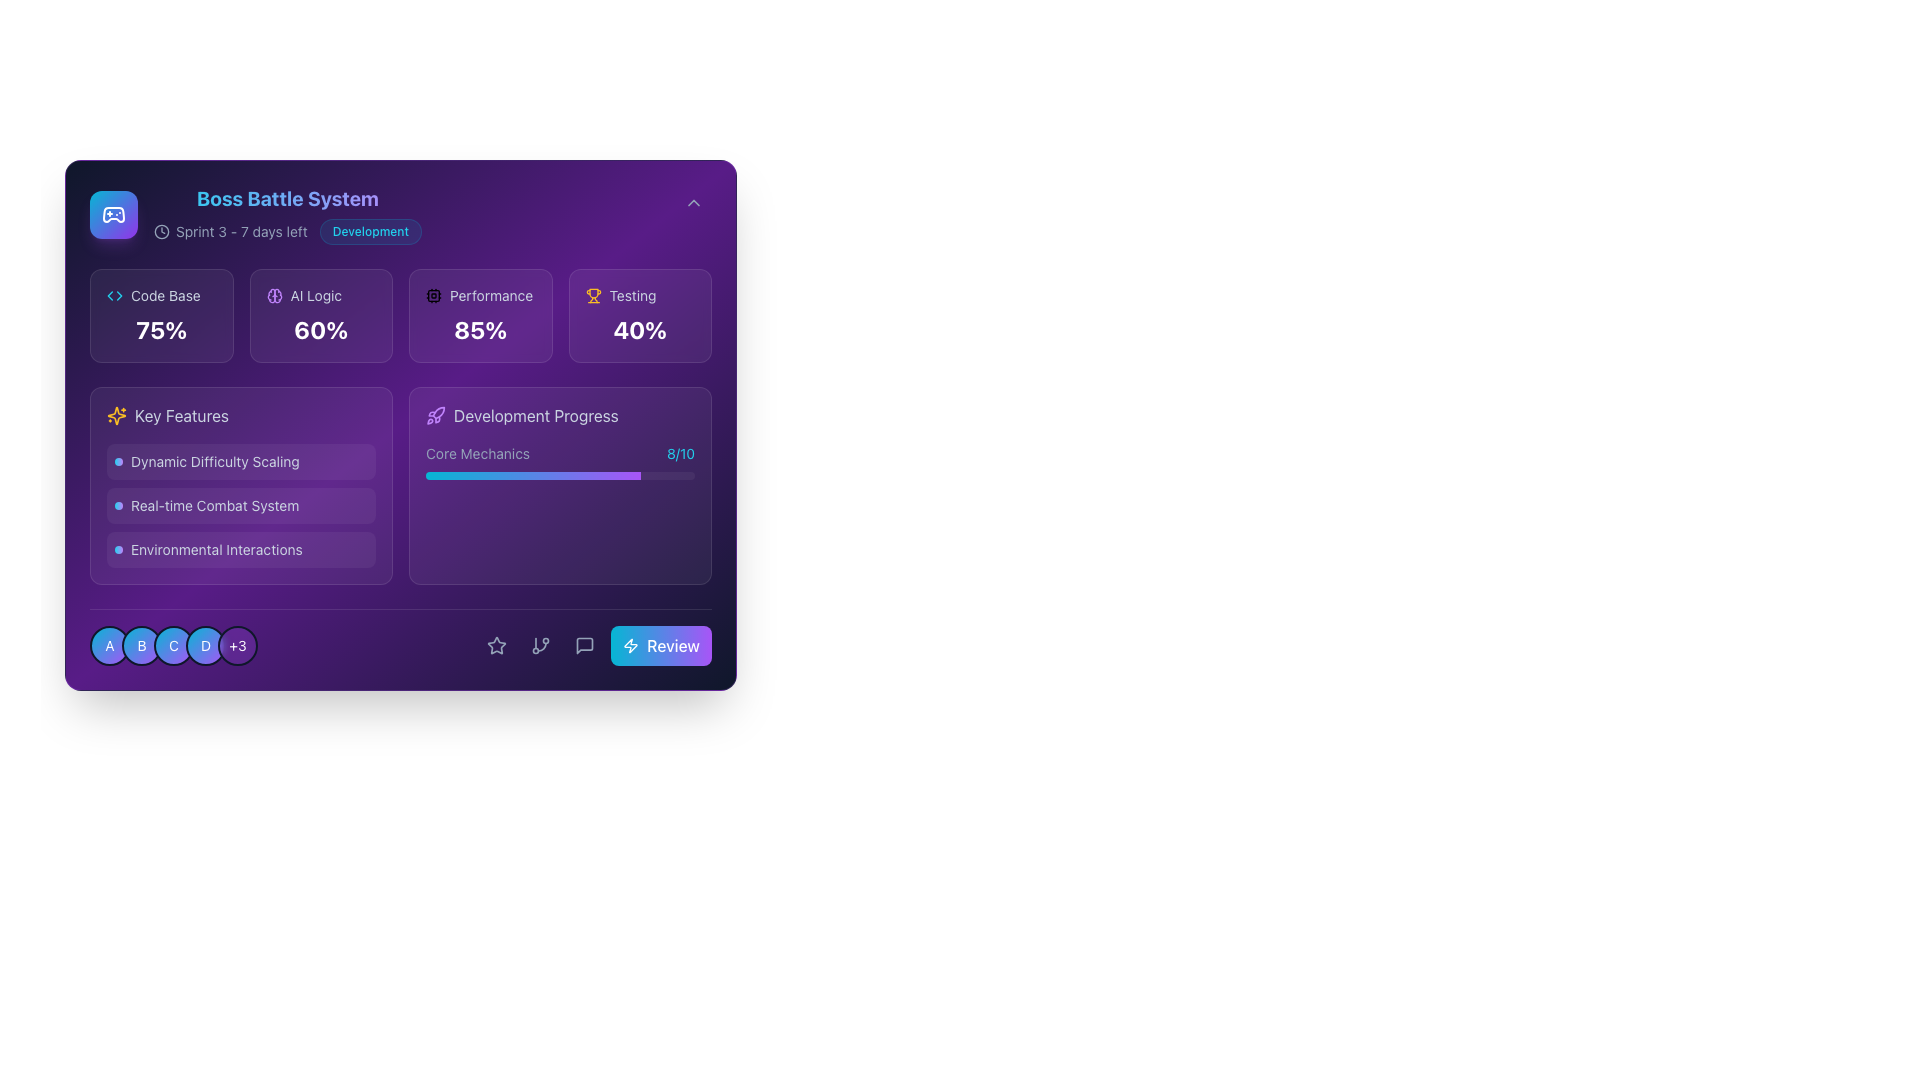  Describe the element at coordinates (480, 315) in the screenshot. I see `displayed text '85%' in large, bold font on the card with a soft purple background that occupies the third position from the left in the top row of the grid layout` at that location.